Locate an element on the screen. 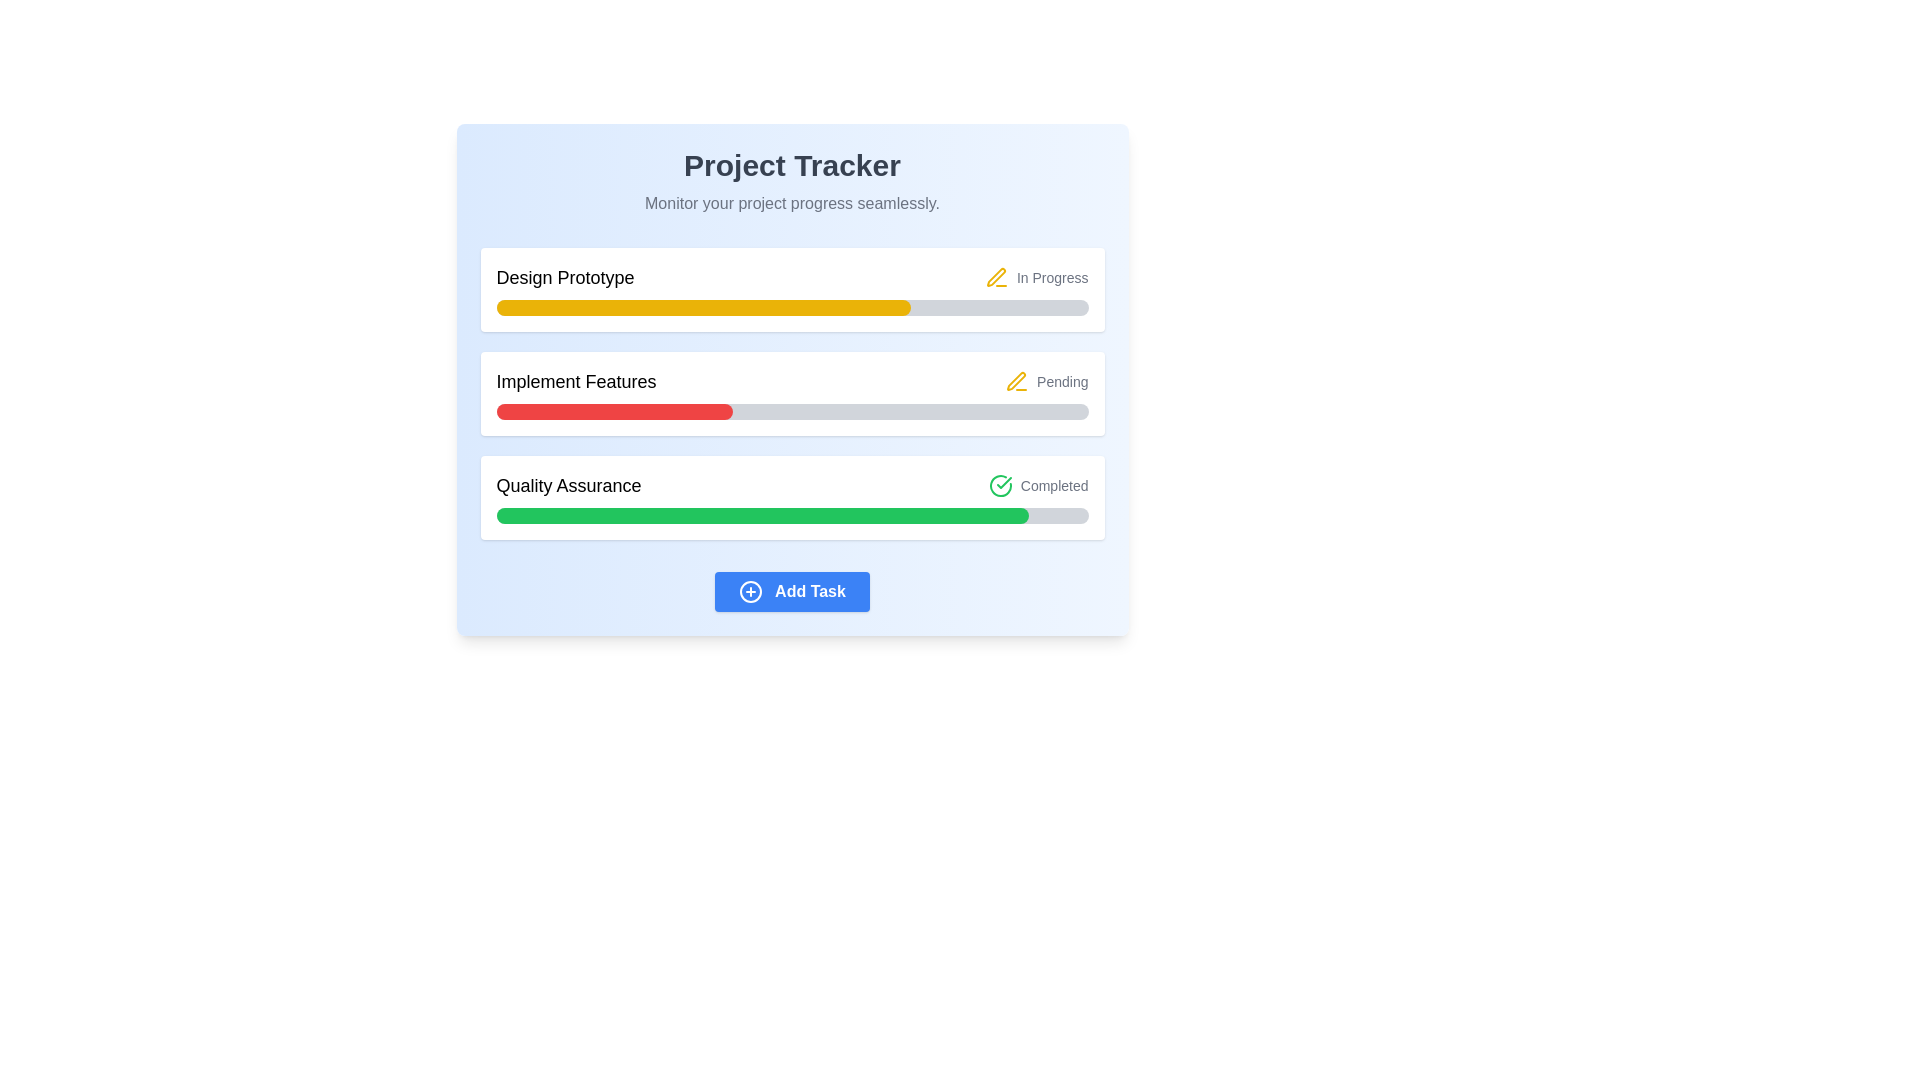 Image resolution: width=1920 pixels, height=1080 pixels. the 'Pending' status label indicating the current status of the 'Implement Features' task in the project tracker interface is located at coordinates (1061, 381).